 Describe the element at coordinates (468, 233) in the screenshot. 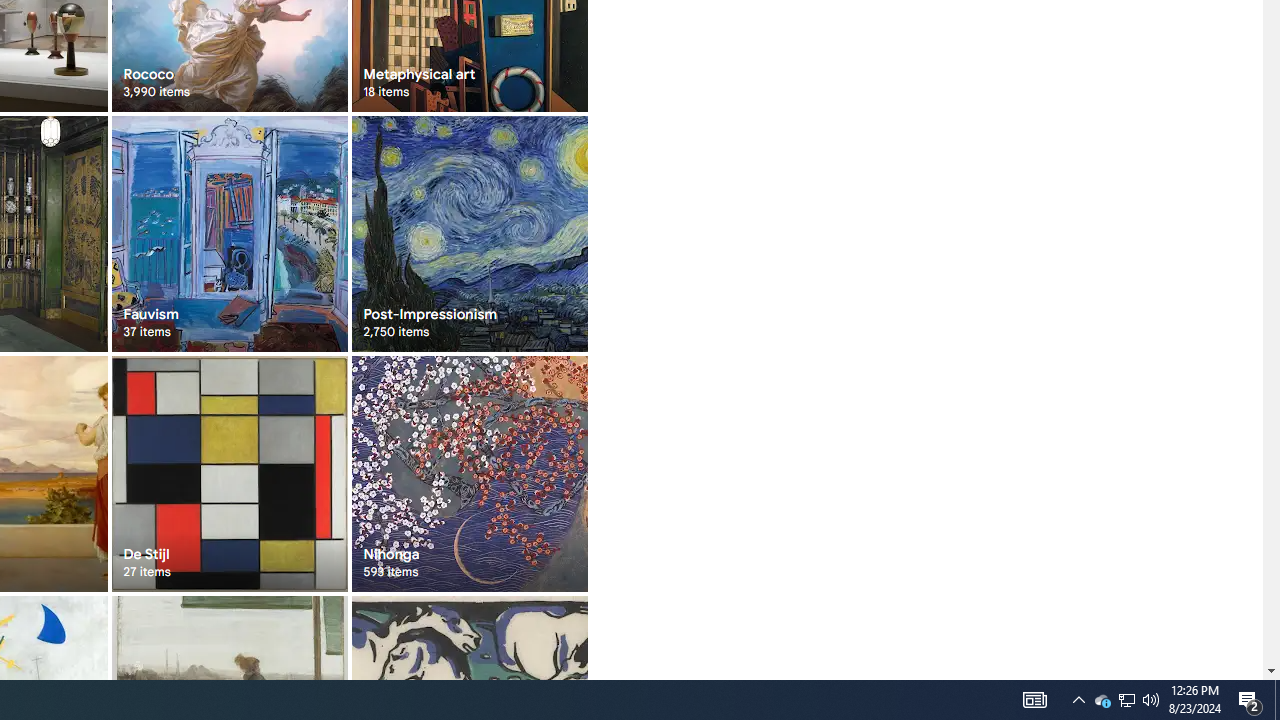

I see `'Post-Impressionism 2,750 items'` at that location.